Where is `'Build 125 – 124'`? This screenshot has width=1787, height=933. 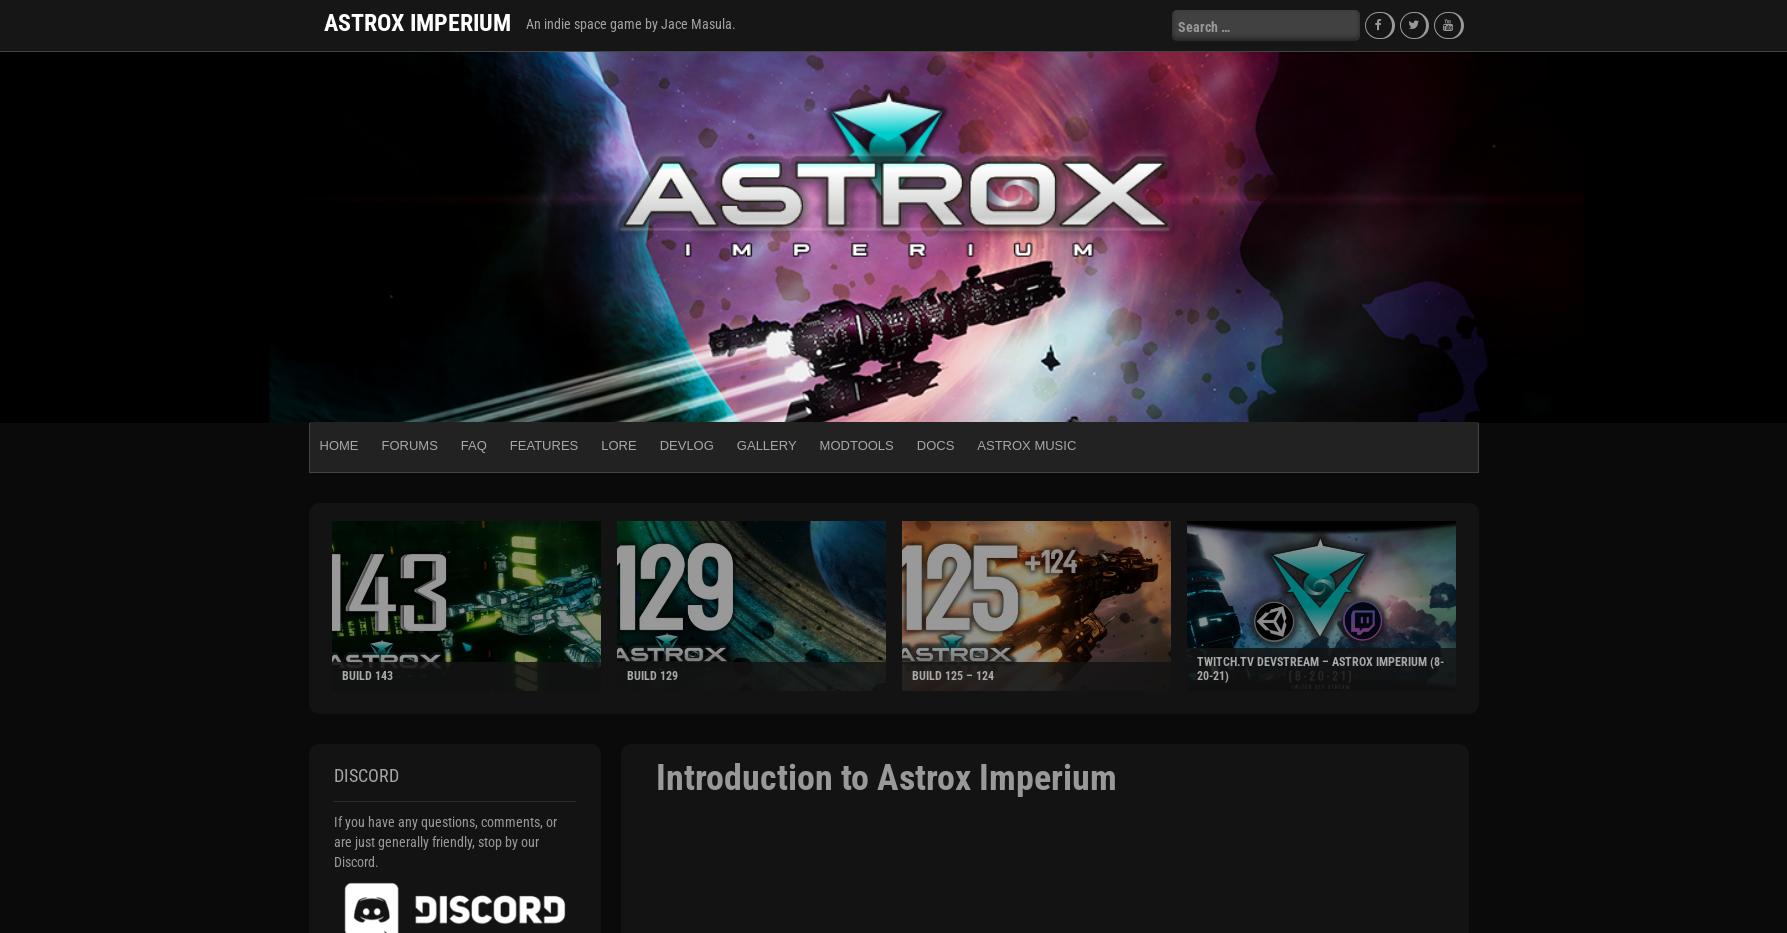 'Build 125 – 124' is located at coordinates (910, 675).